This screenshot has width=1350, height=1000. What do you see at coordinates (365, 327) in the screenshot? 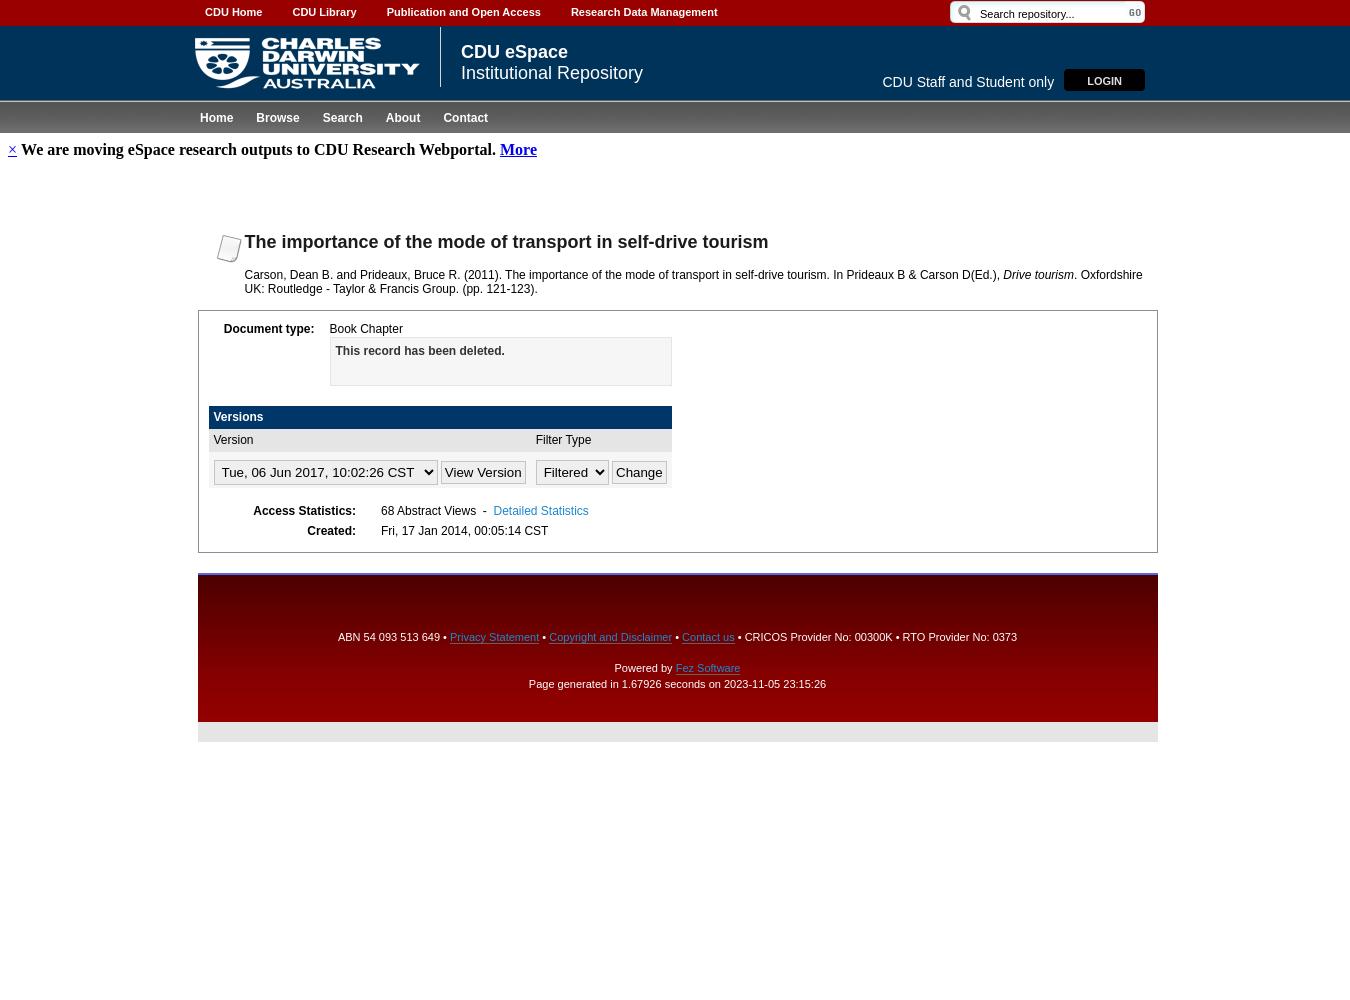
I see `'Book Chapter'` at bounding box center [365, 327].